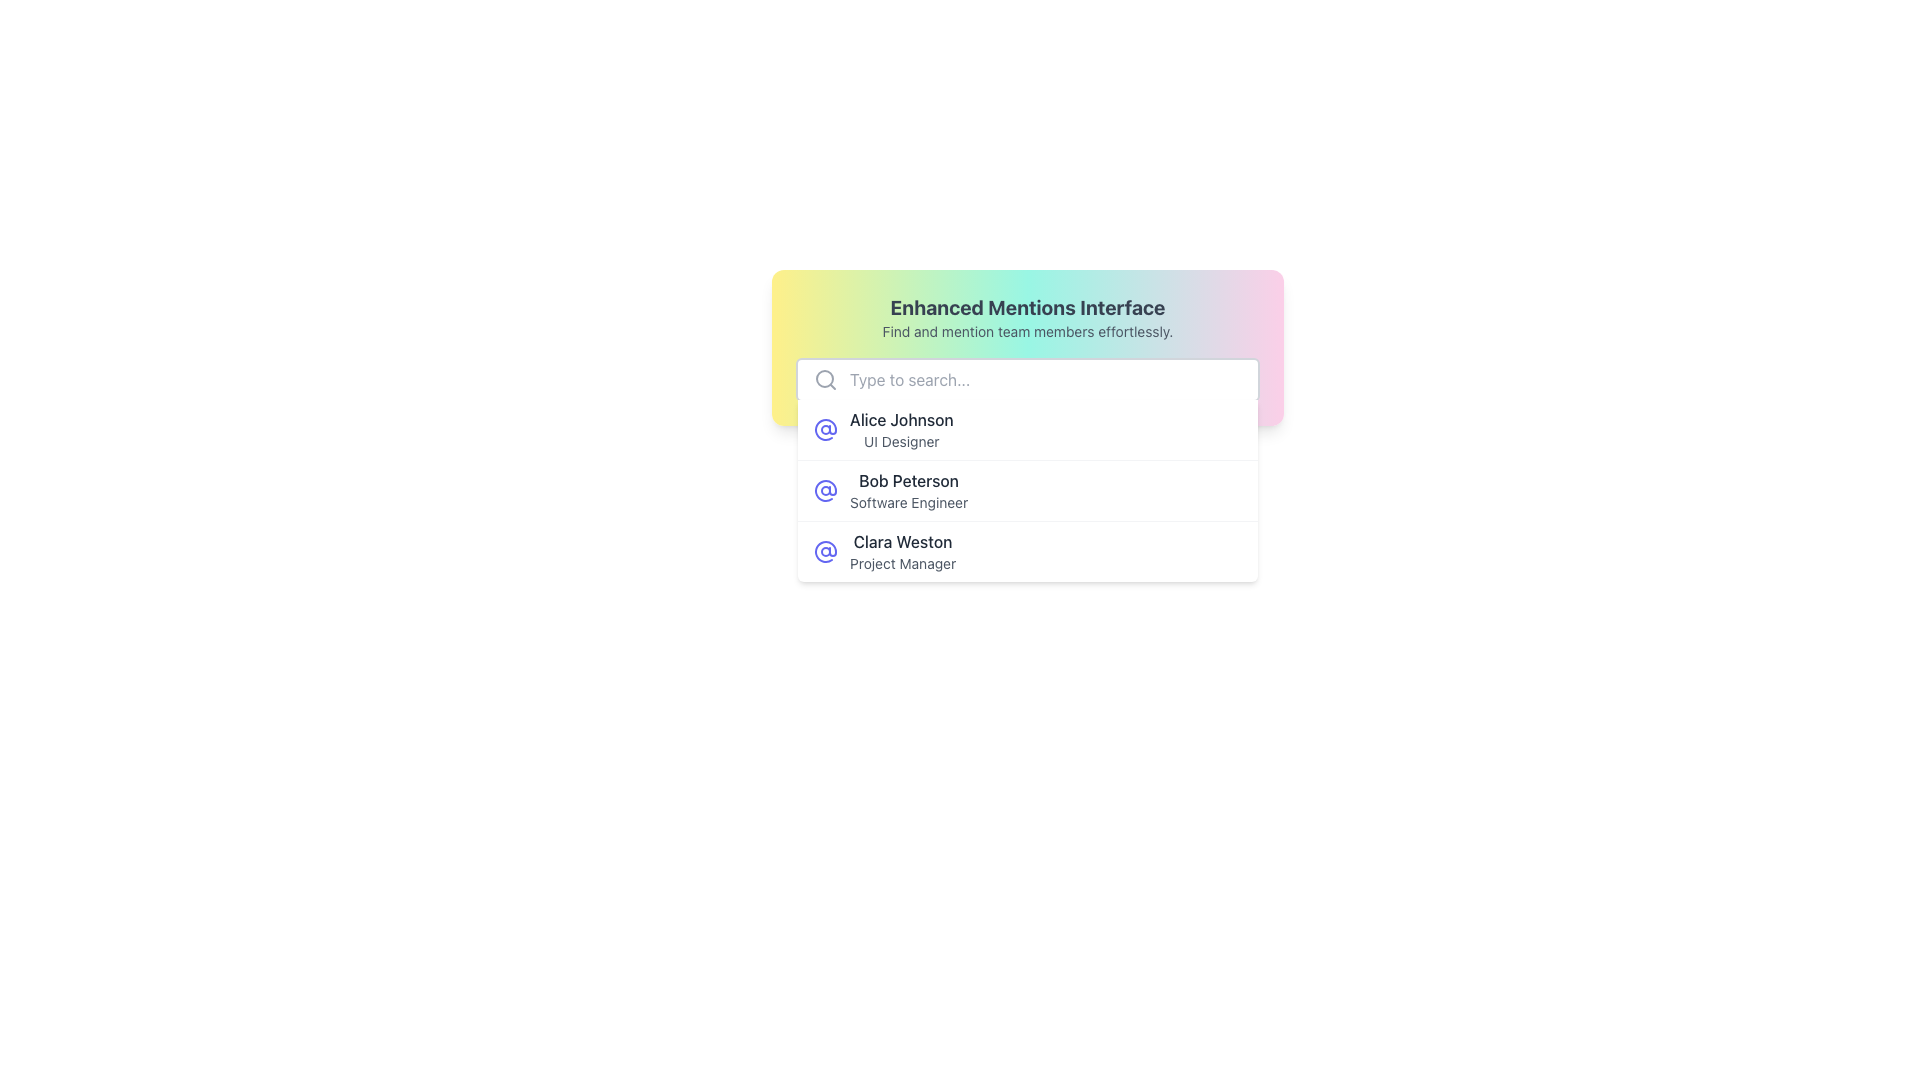 This screenshot has height=1080, width=1920. I want to click on the gray search magnifying glass icon located at the beginning of the search bar, which has a placeholder text 'Type to search...' to its right, so click(825, 380).